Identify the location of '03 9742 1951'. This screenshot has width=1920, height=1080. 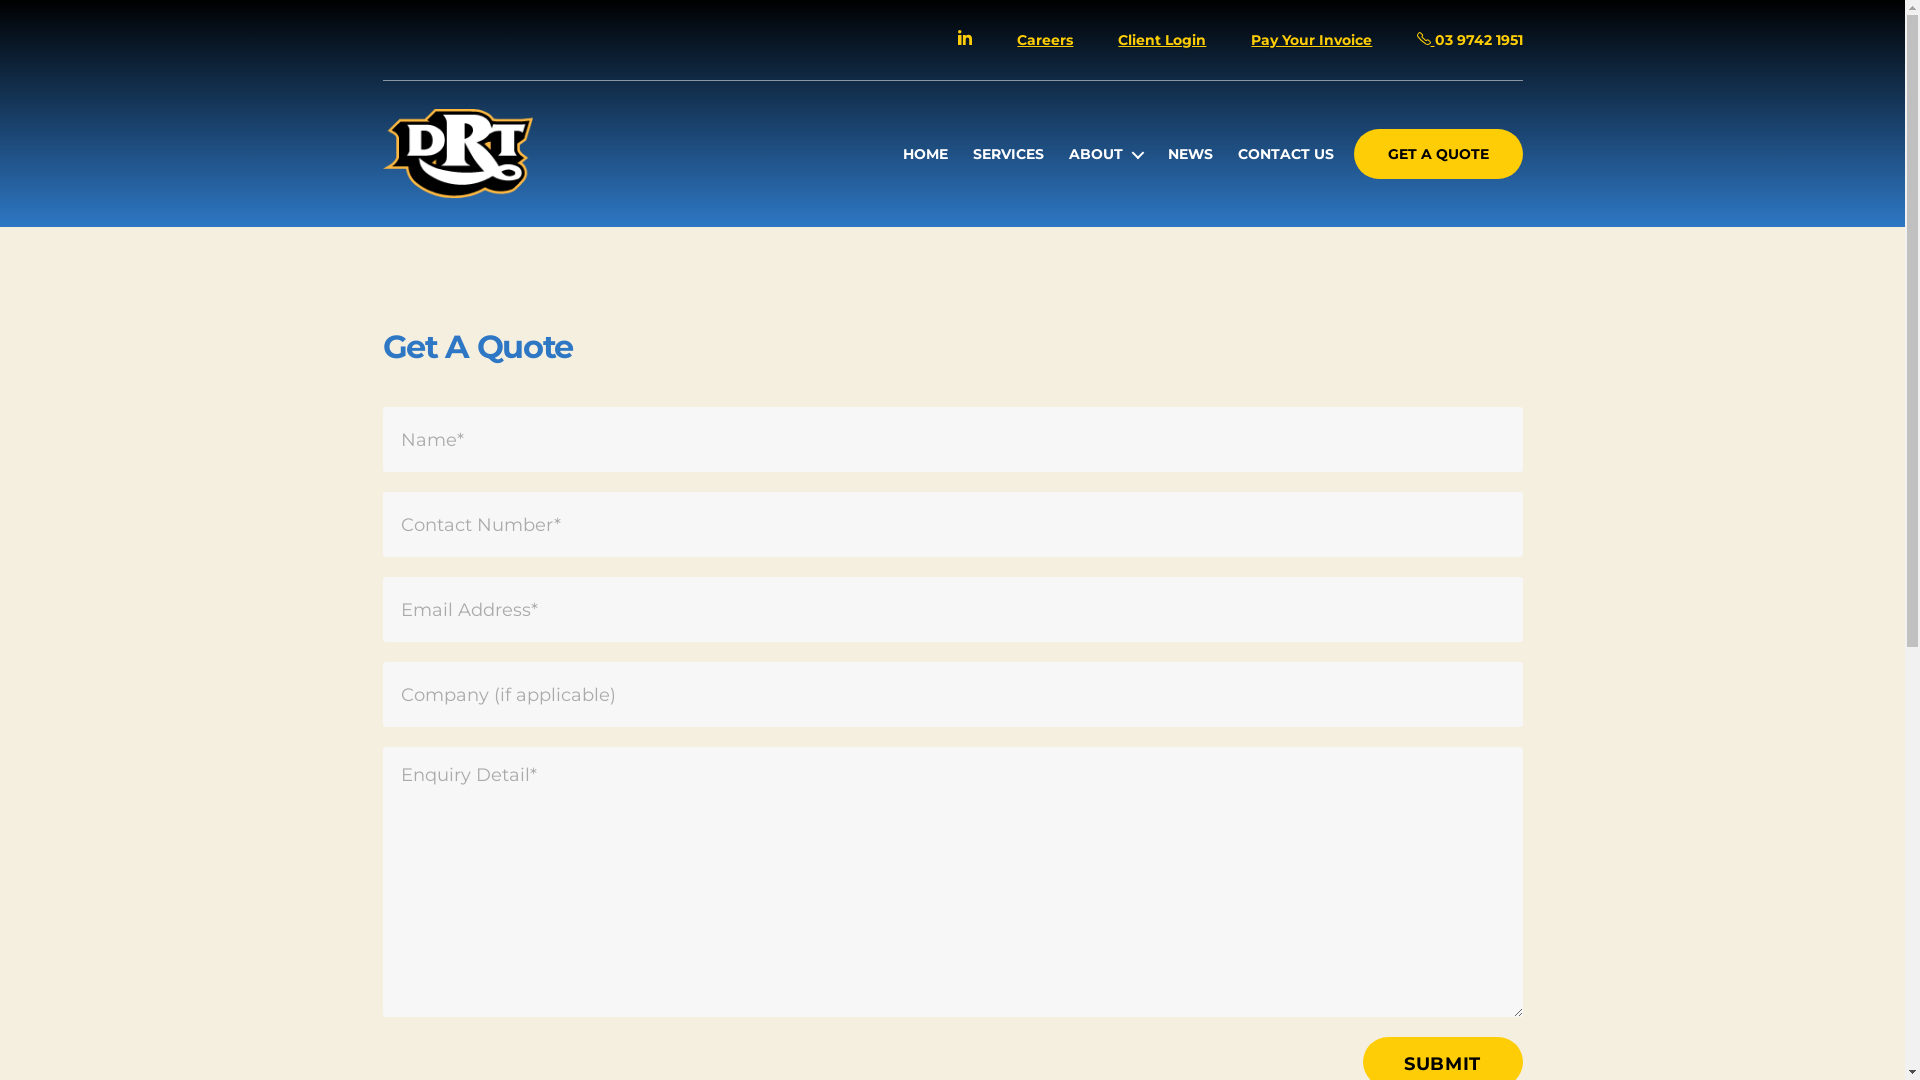
(1415, 39).